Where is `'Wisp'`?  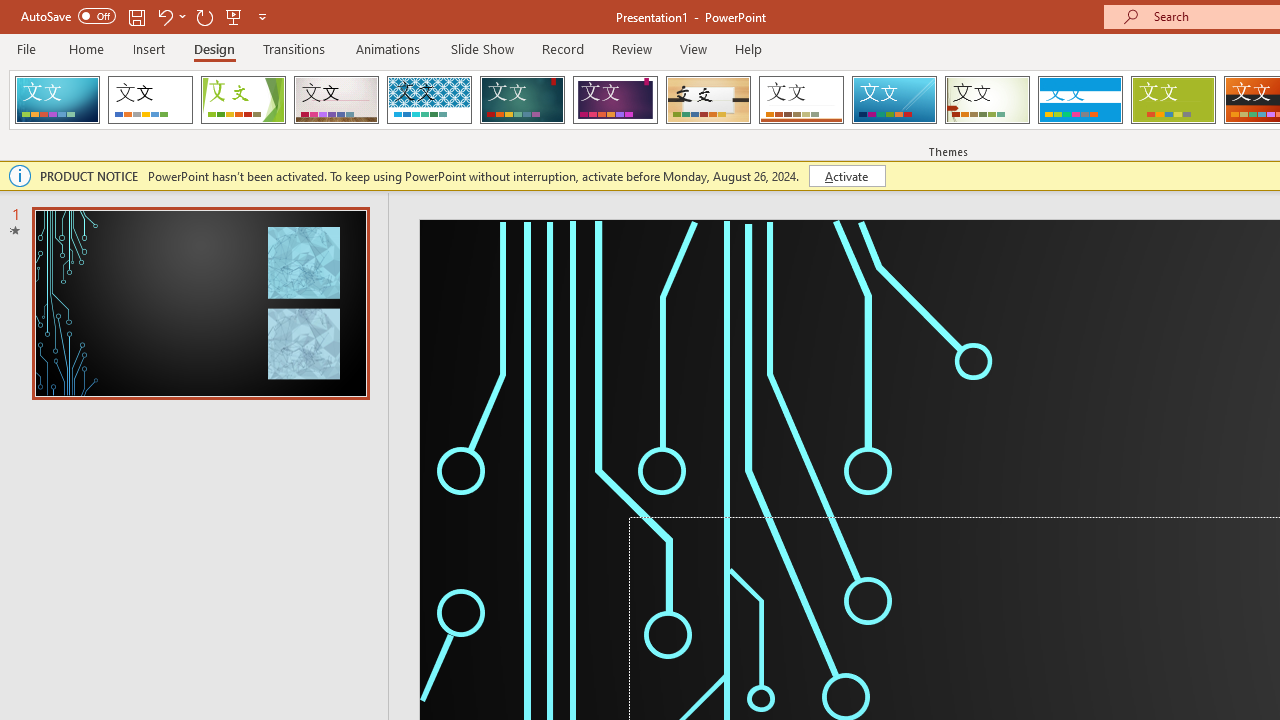
'Wisp' is located at coordinates (987, 100).